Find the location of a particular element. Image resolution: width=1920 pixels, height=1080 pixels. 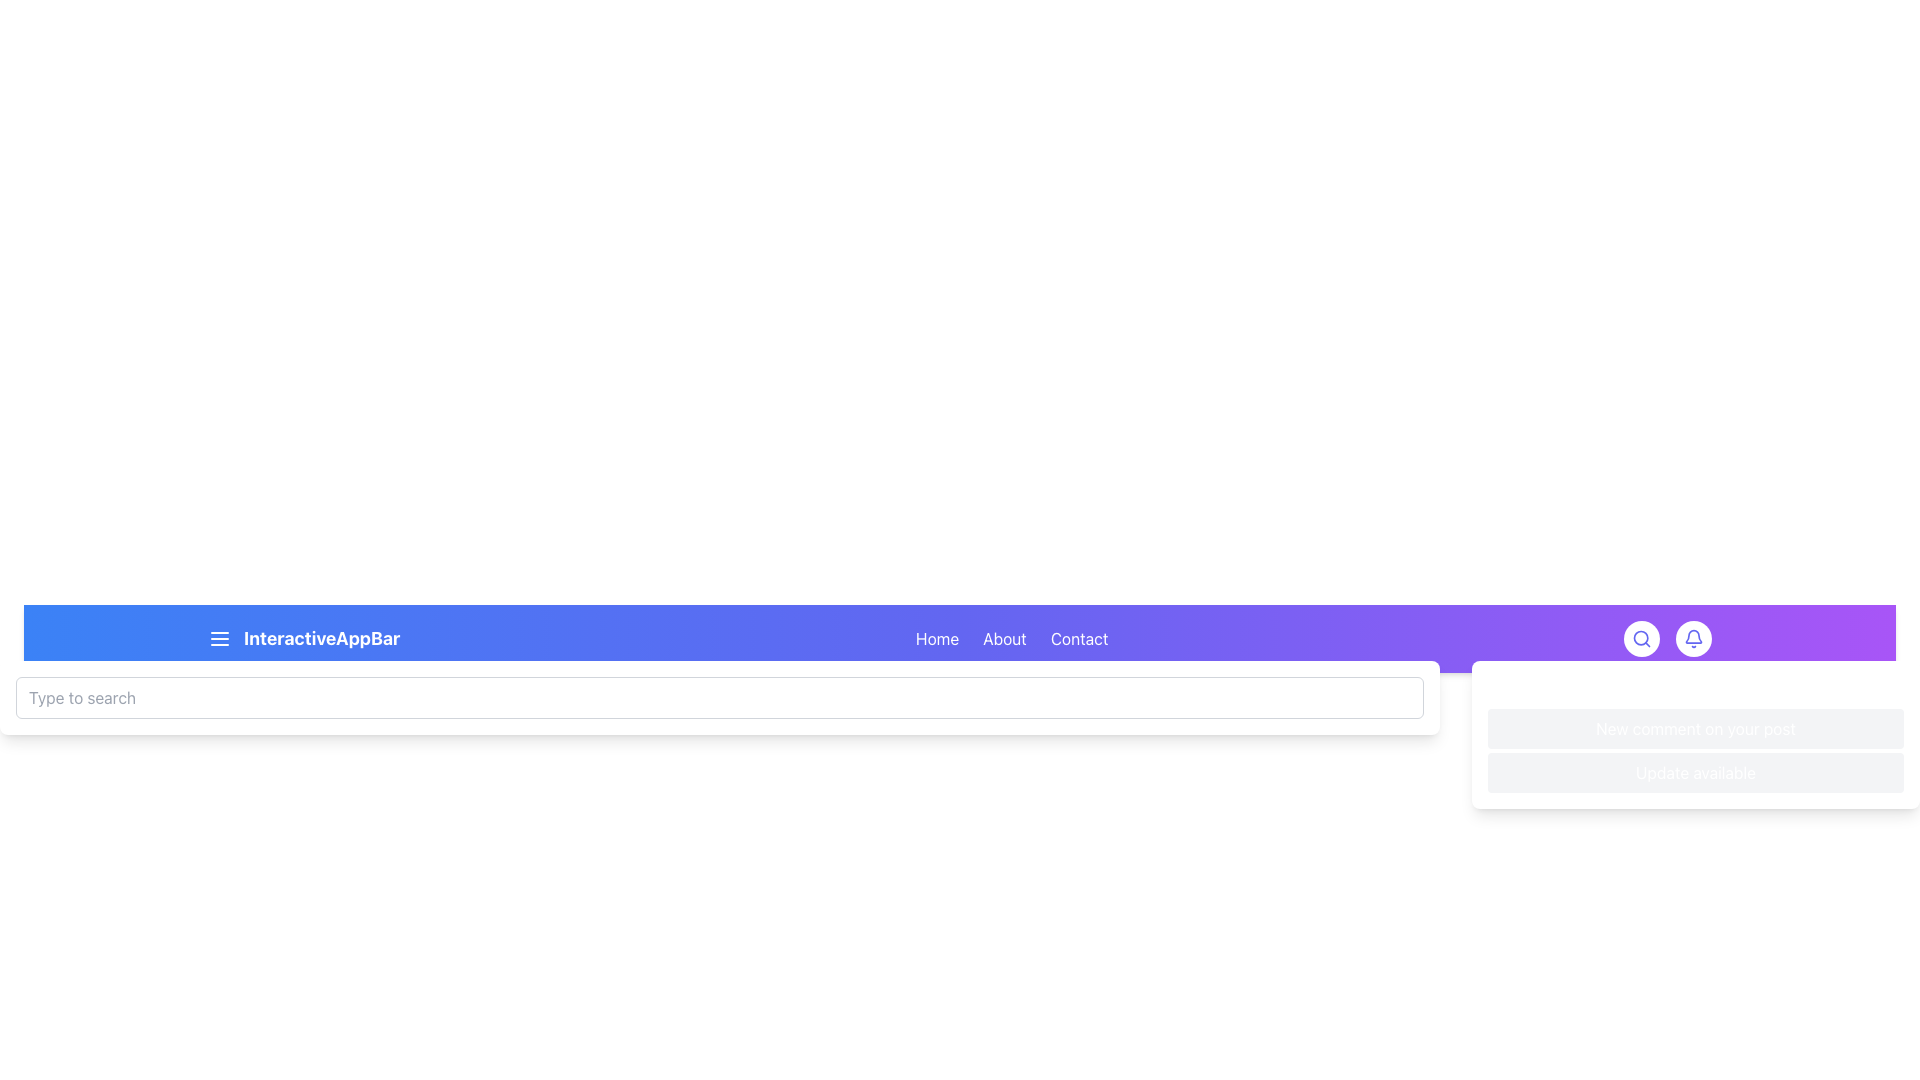

the circular search button with an indigo magnifying glass icon located in the upper-right corner of the interface is located at coordinates (1641, 639).